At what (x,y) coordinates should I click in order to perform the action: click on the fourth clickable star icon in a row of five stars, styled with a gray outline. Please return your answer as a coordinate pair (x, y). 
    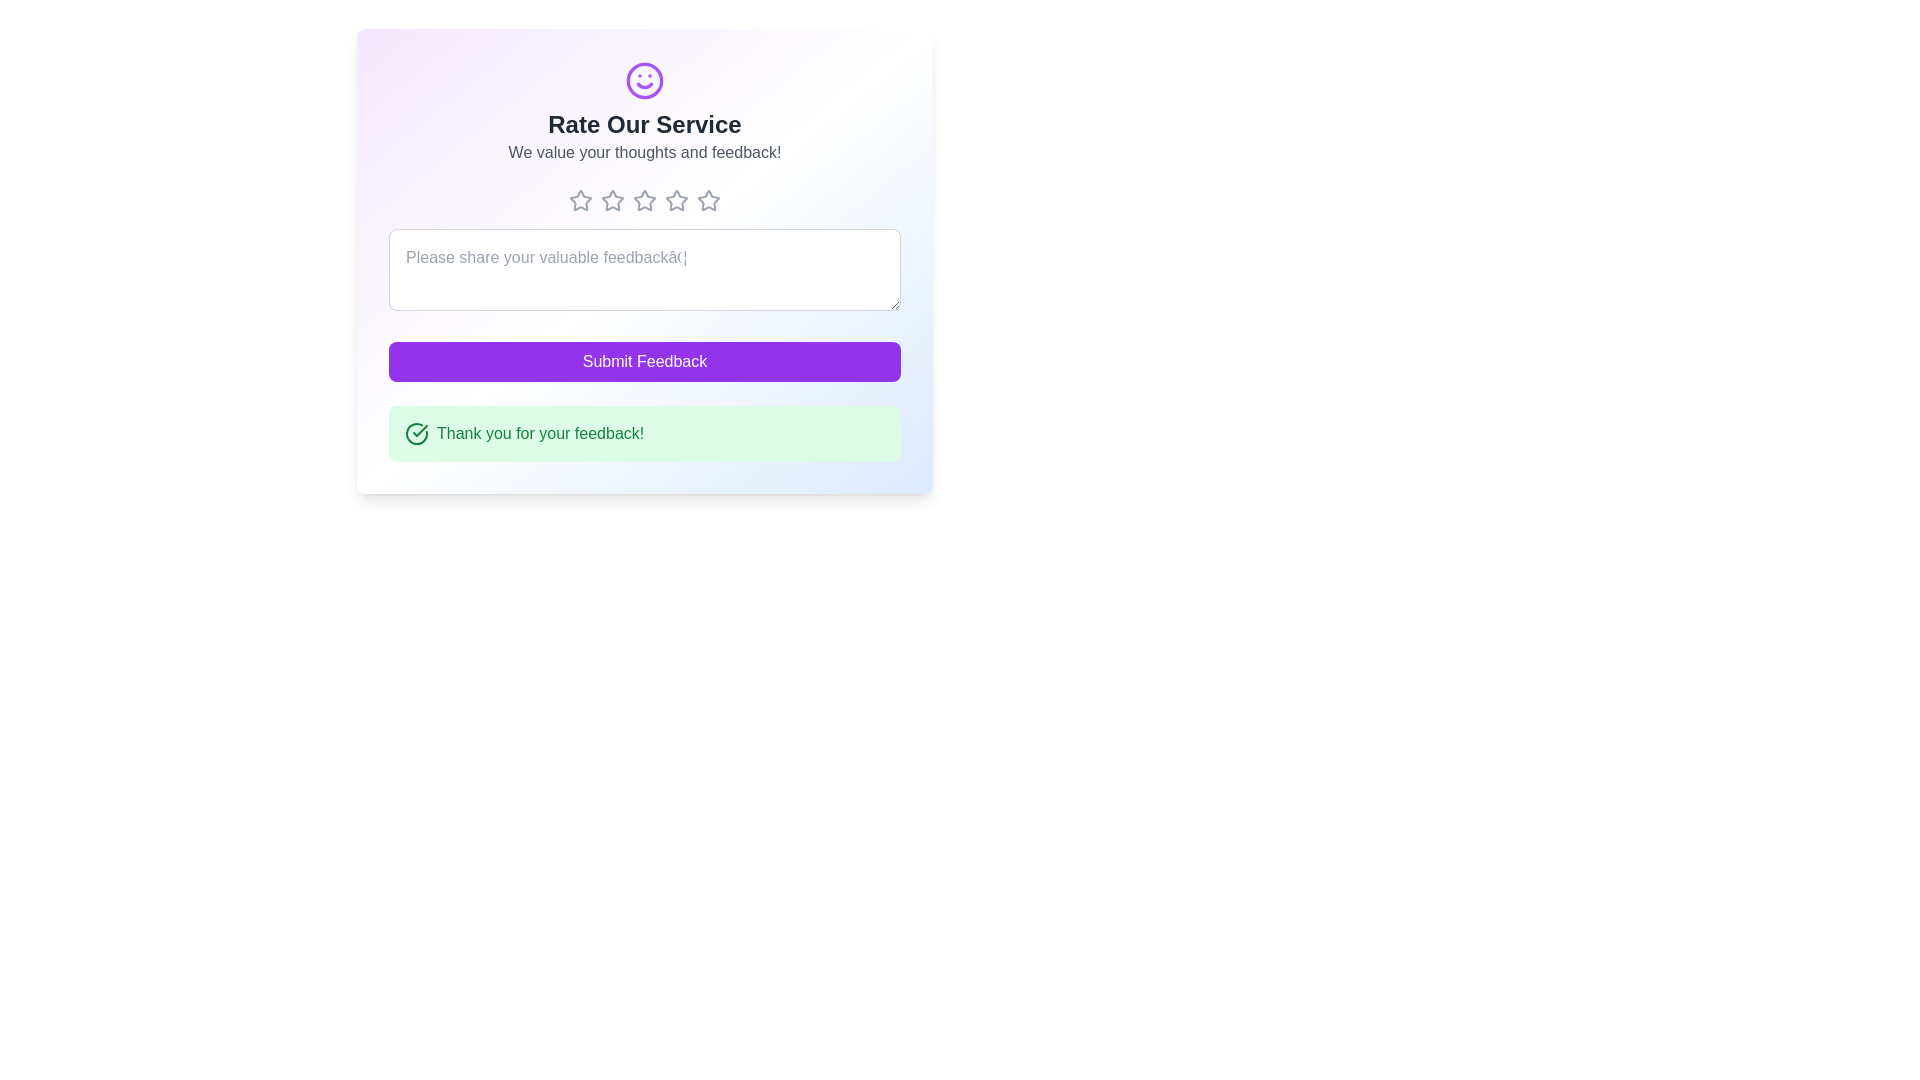
    Looking at the image, I should click on (644, 200).